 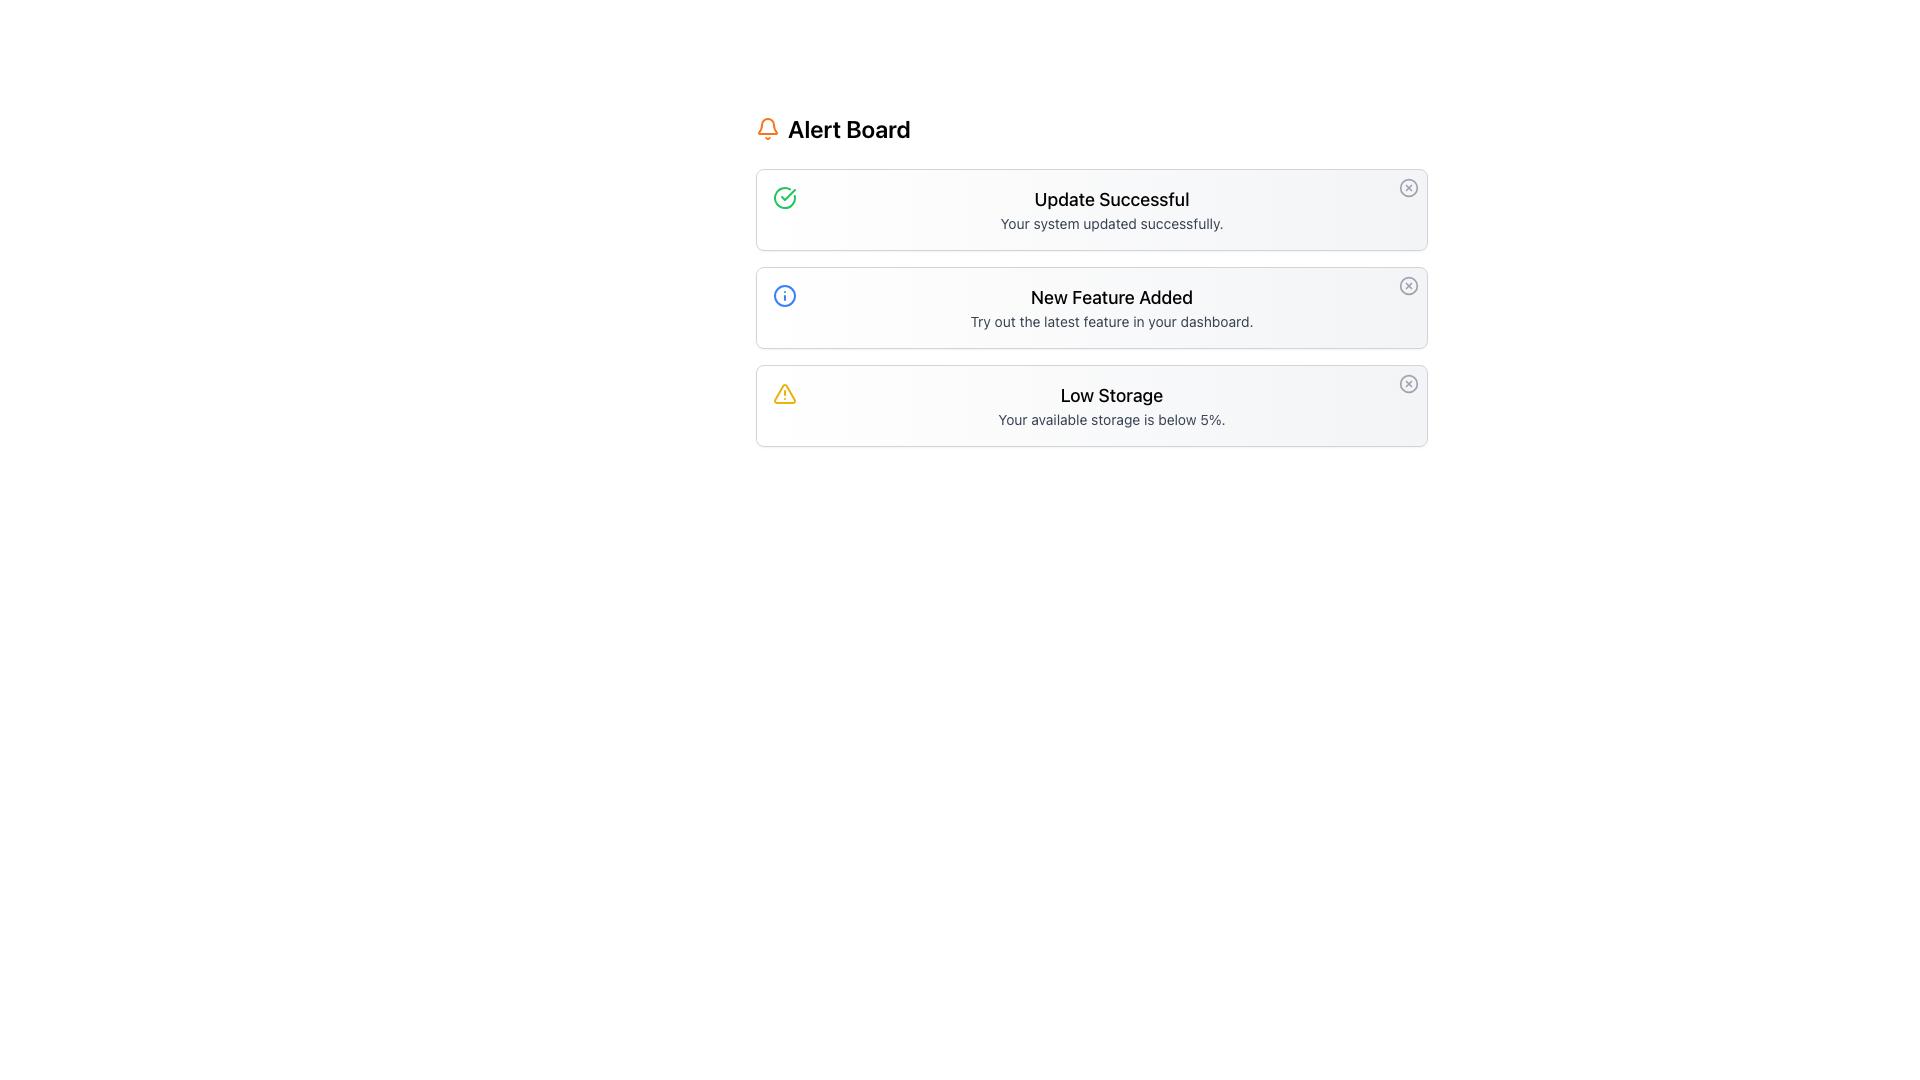 I want to click on the circular button with an 'X' icon located in the upper-right corner of the 'New Feature Added' card, so click(x=1408, y=285).